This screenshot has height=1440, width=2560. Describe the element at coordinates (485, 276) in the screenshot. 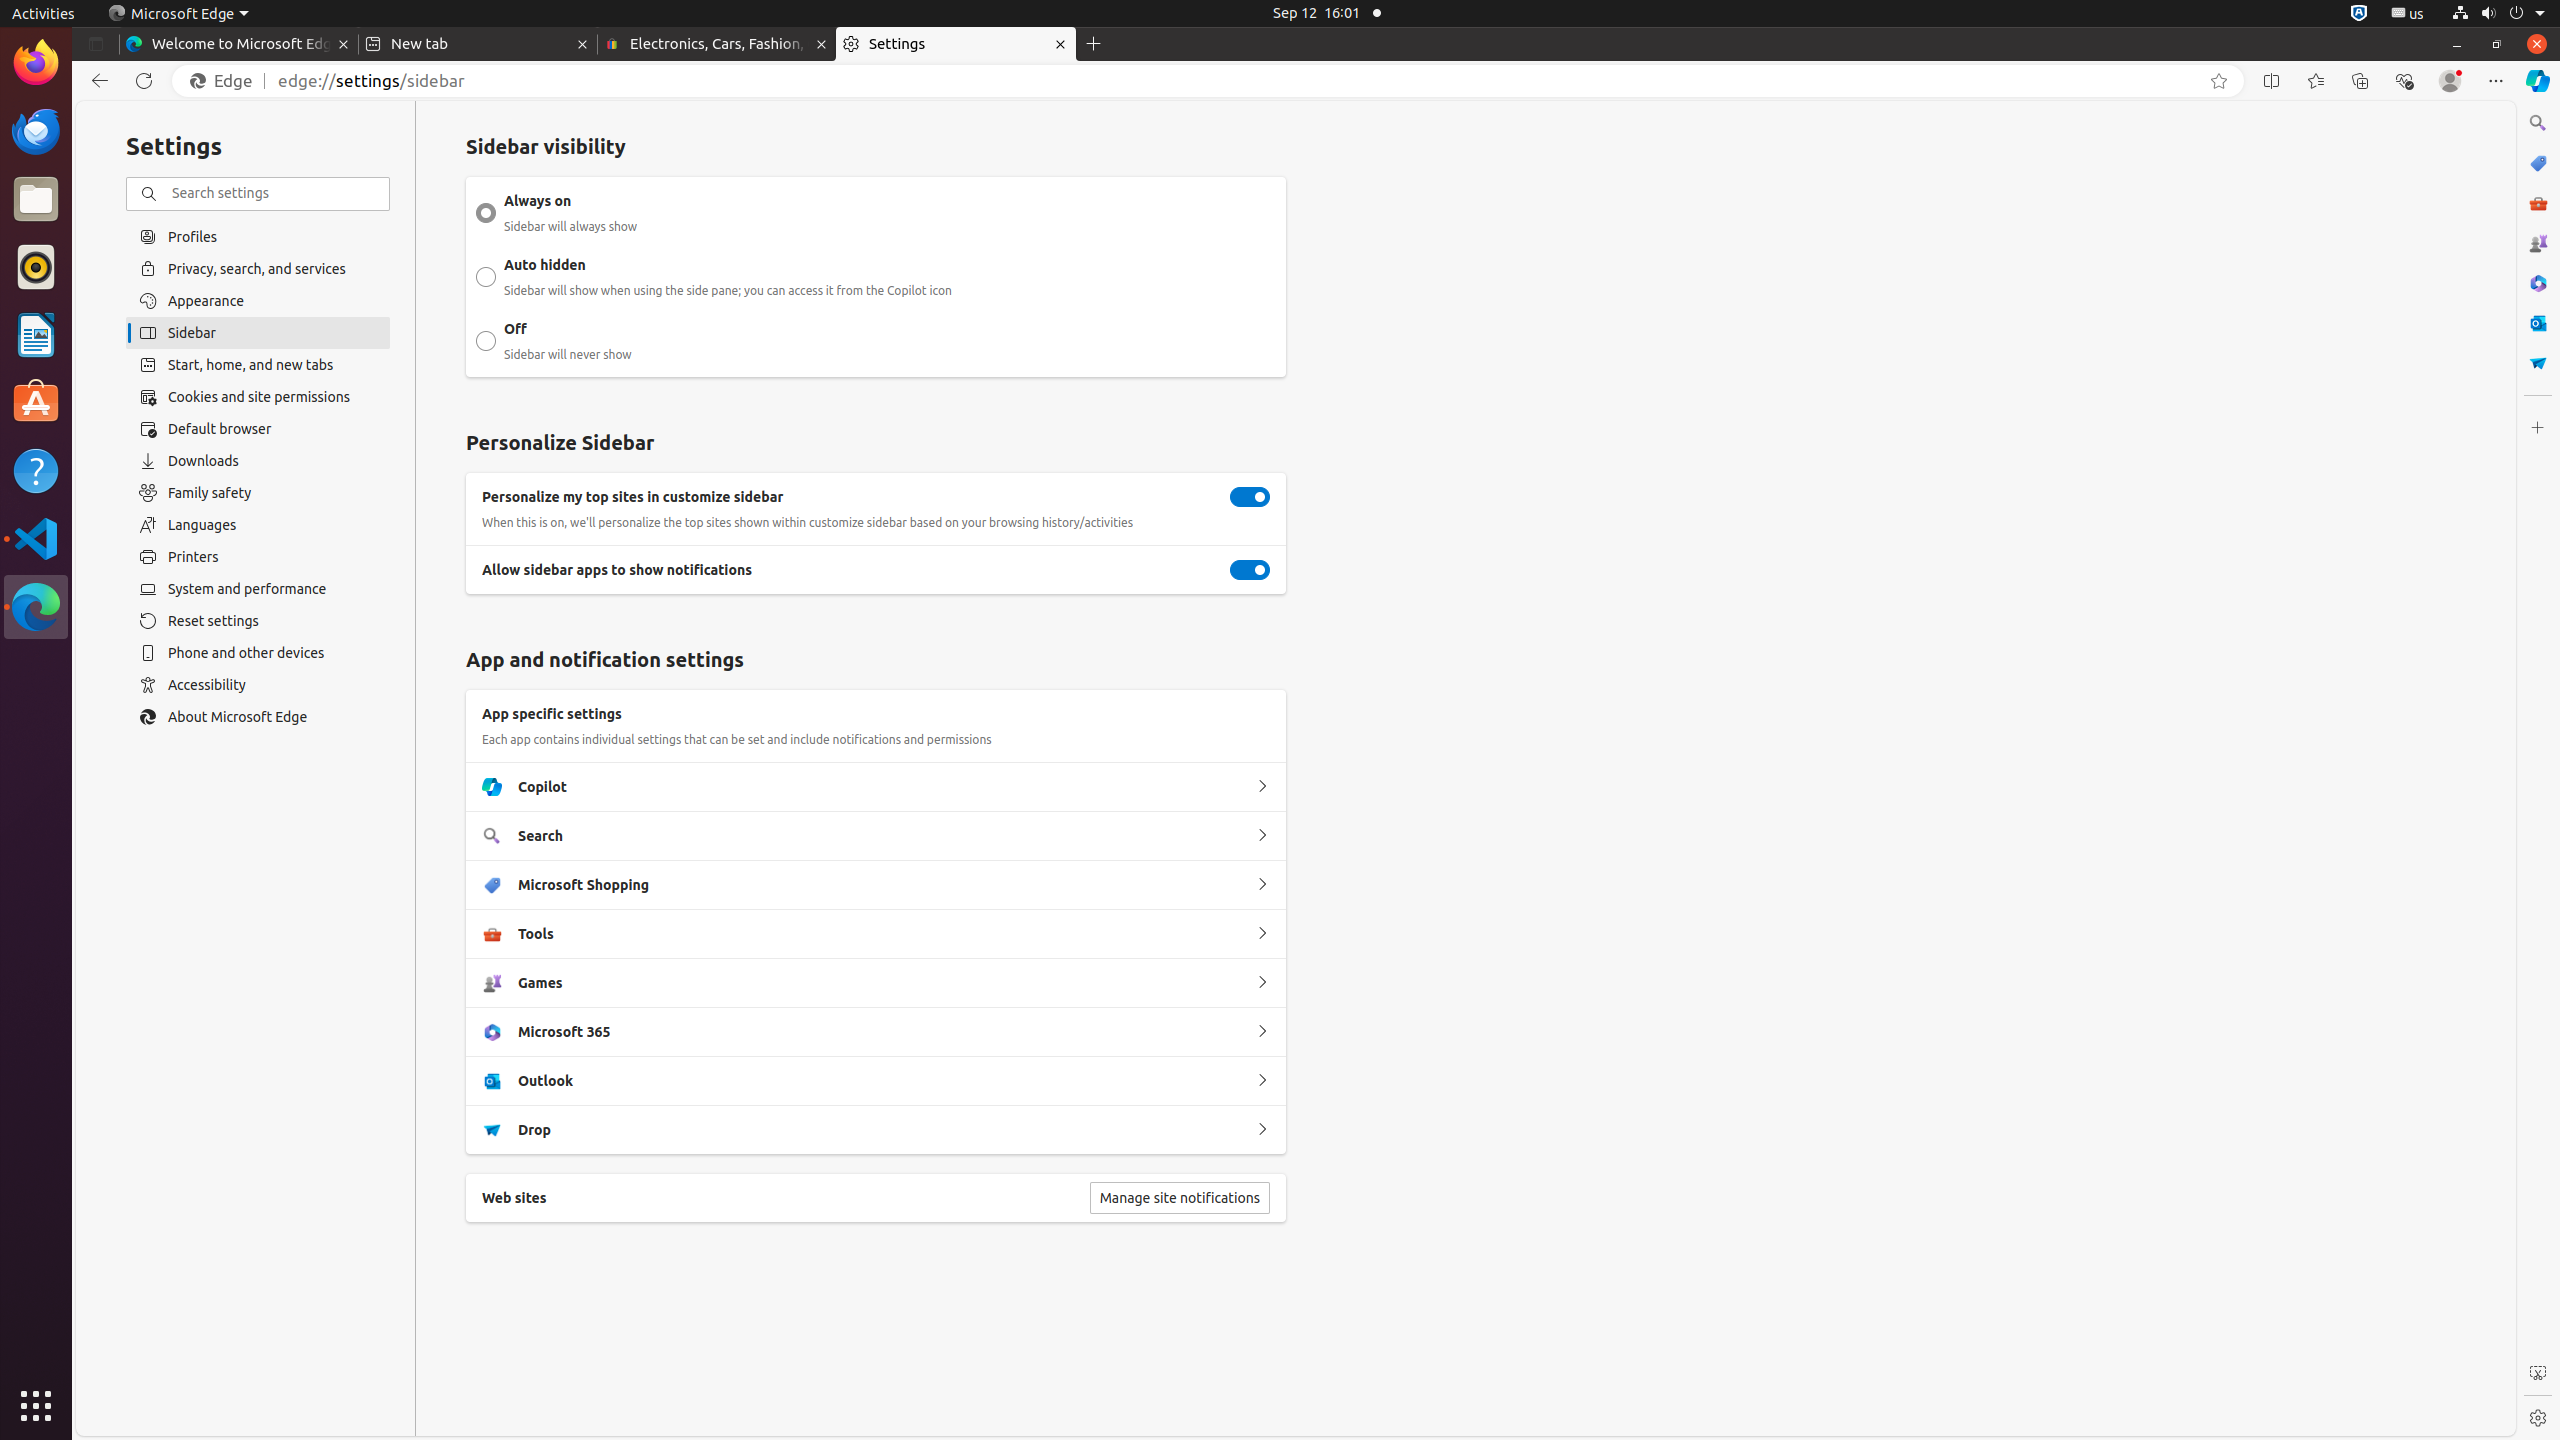

I see `'Auto hidden Sidebar will show when using the side pane; you can access it from the Copilot icon'` at that location.